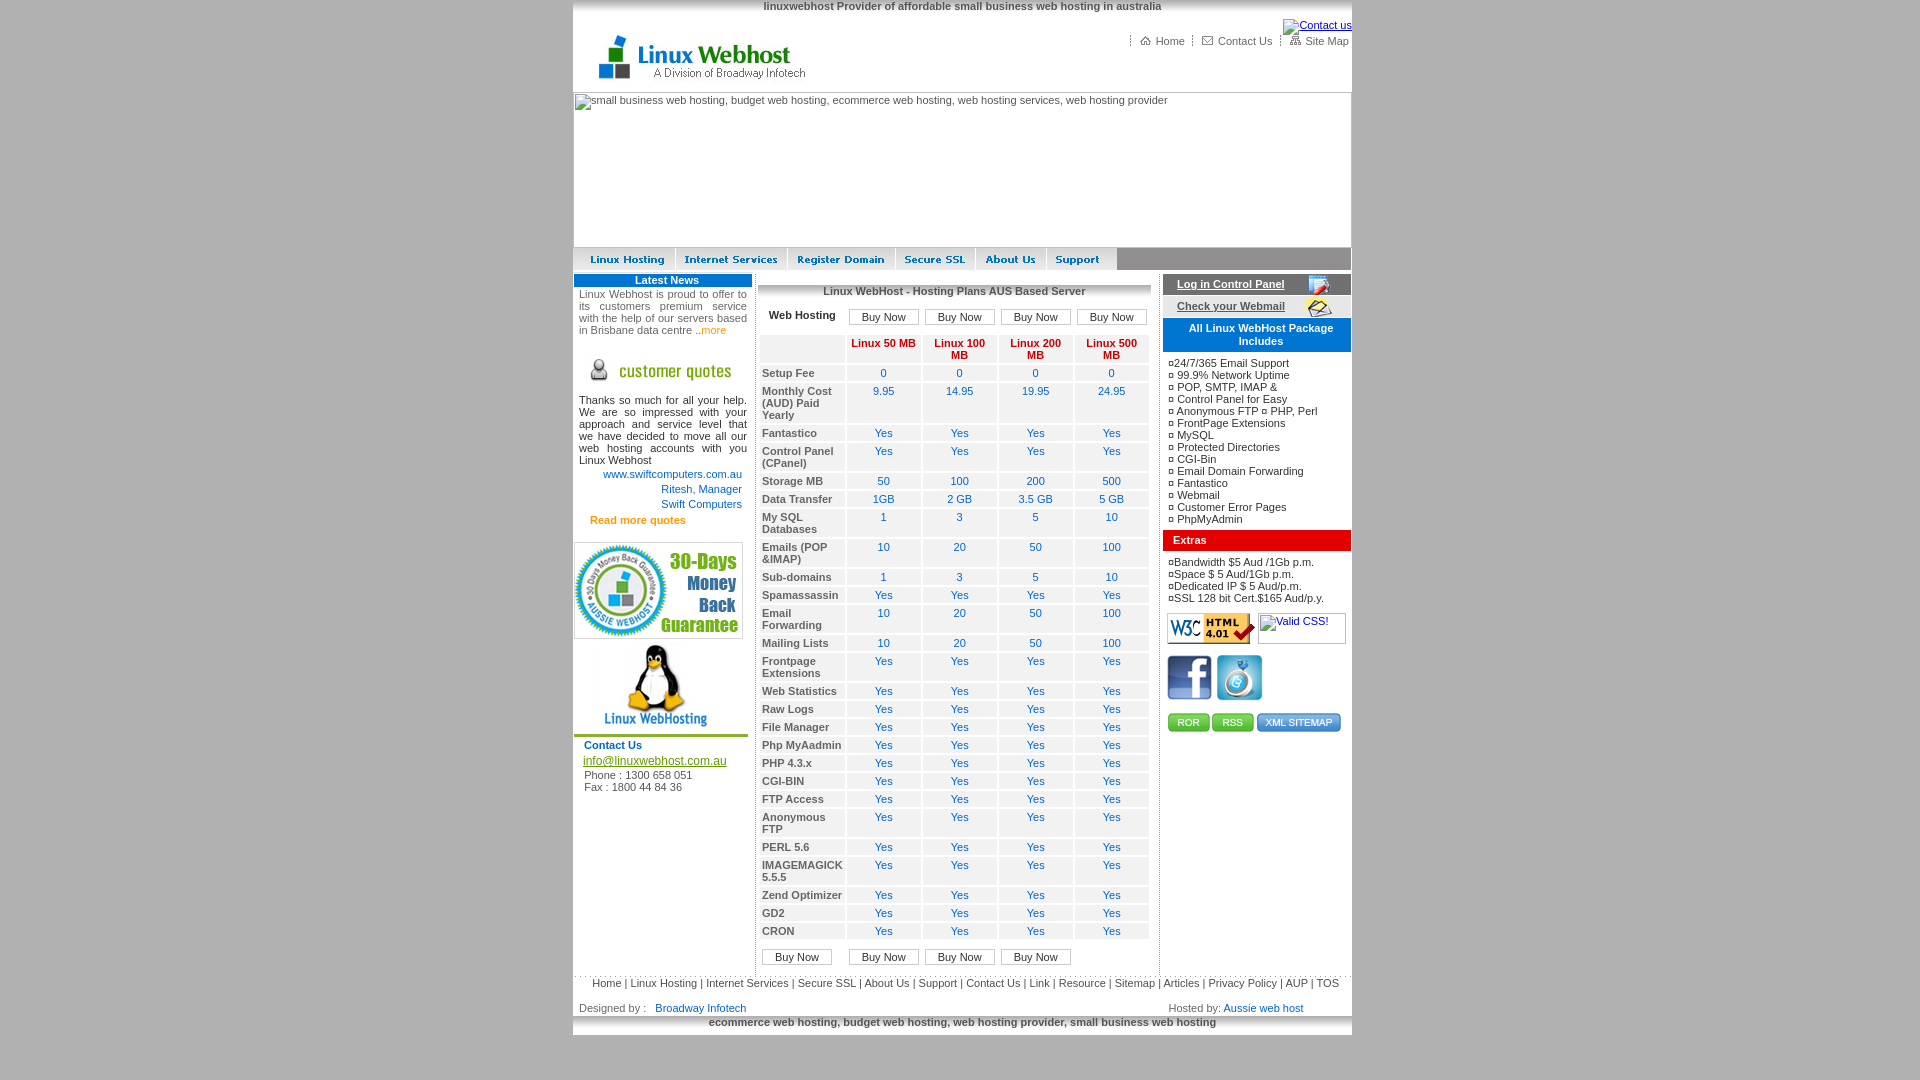 The image size is (1920, 1080). What do you see at coordinates (1040, 982) in the screenshot?
I see `'Link |'` at bounding box center [1040, 982].